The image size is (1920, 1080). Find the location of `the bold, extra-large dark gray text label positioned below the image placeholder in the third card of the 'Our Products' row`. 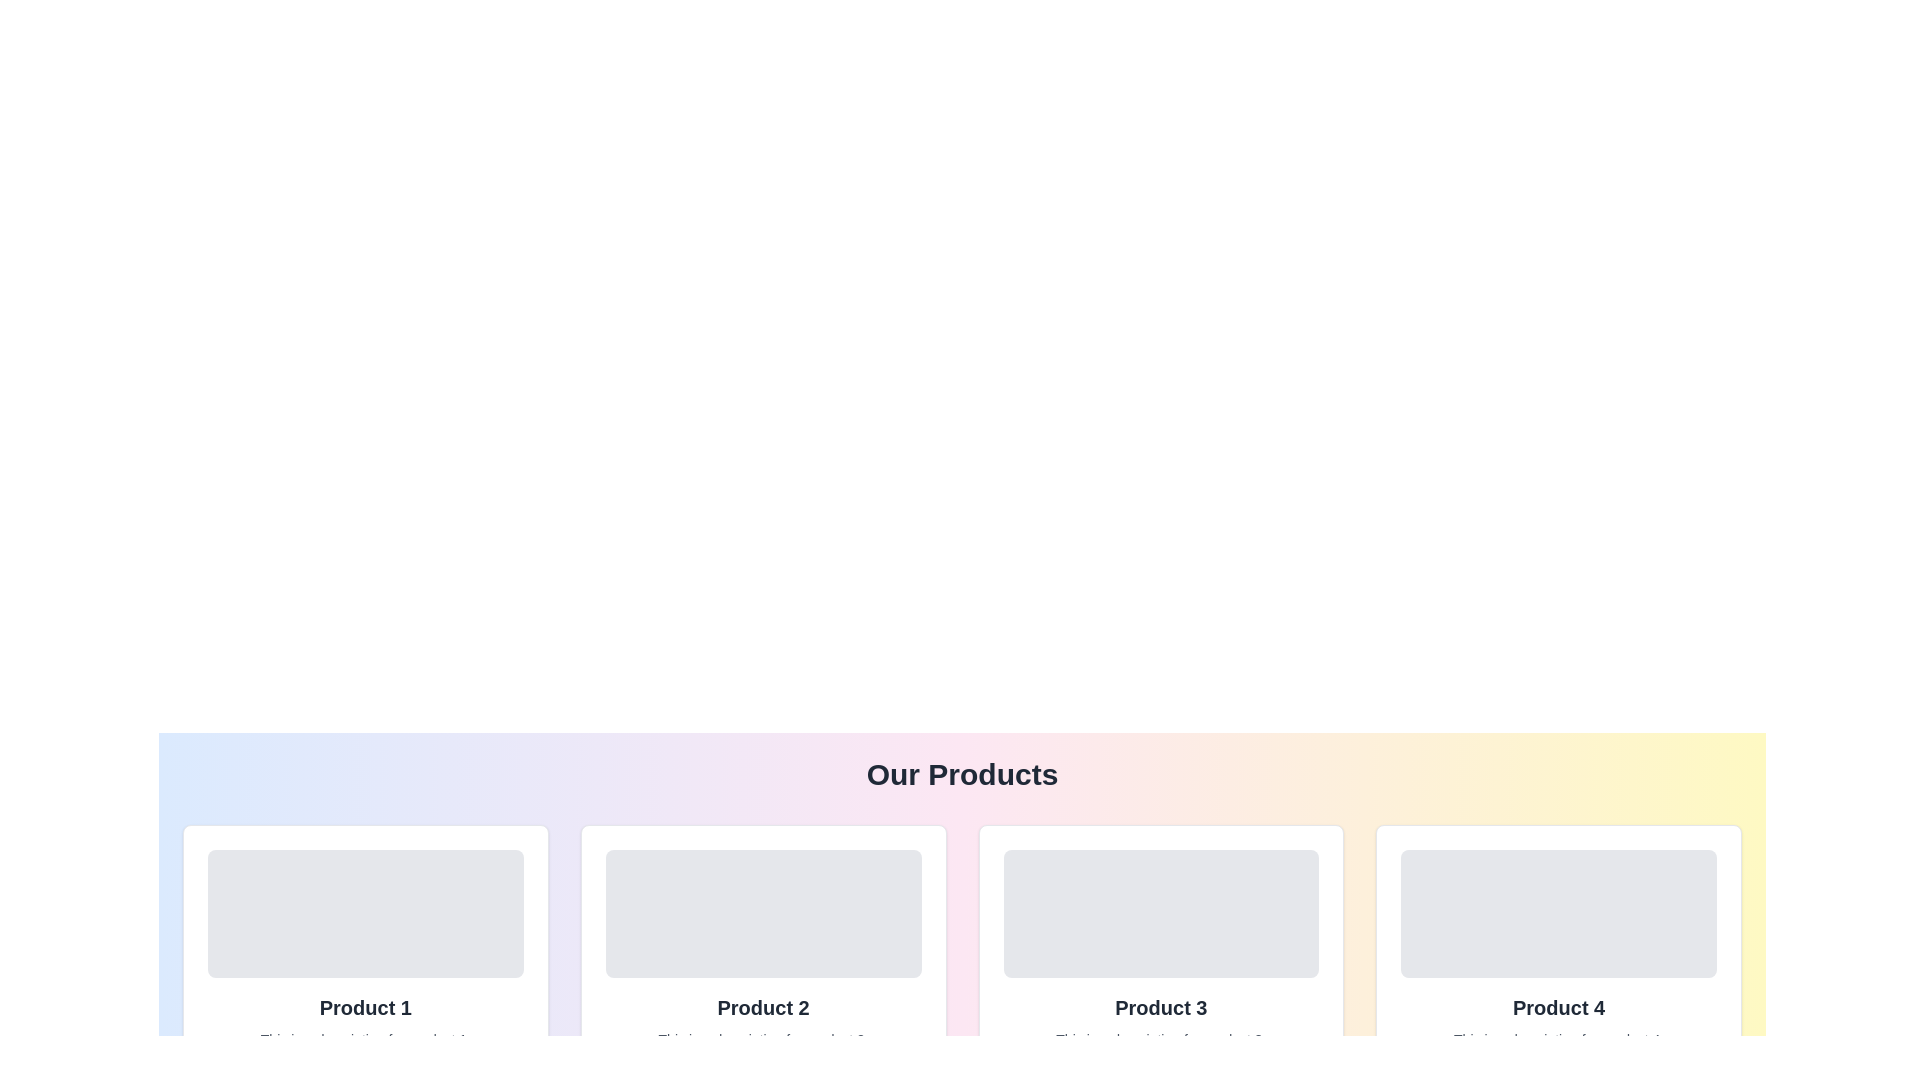

the bold, extra-large dark gray text label positioned below the image placeholder in the third card of the 'Our Products' row is located at coordinates (1161, 1007).